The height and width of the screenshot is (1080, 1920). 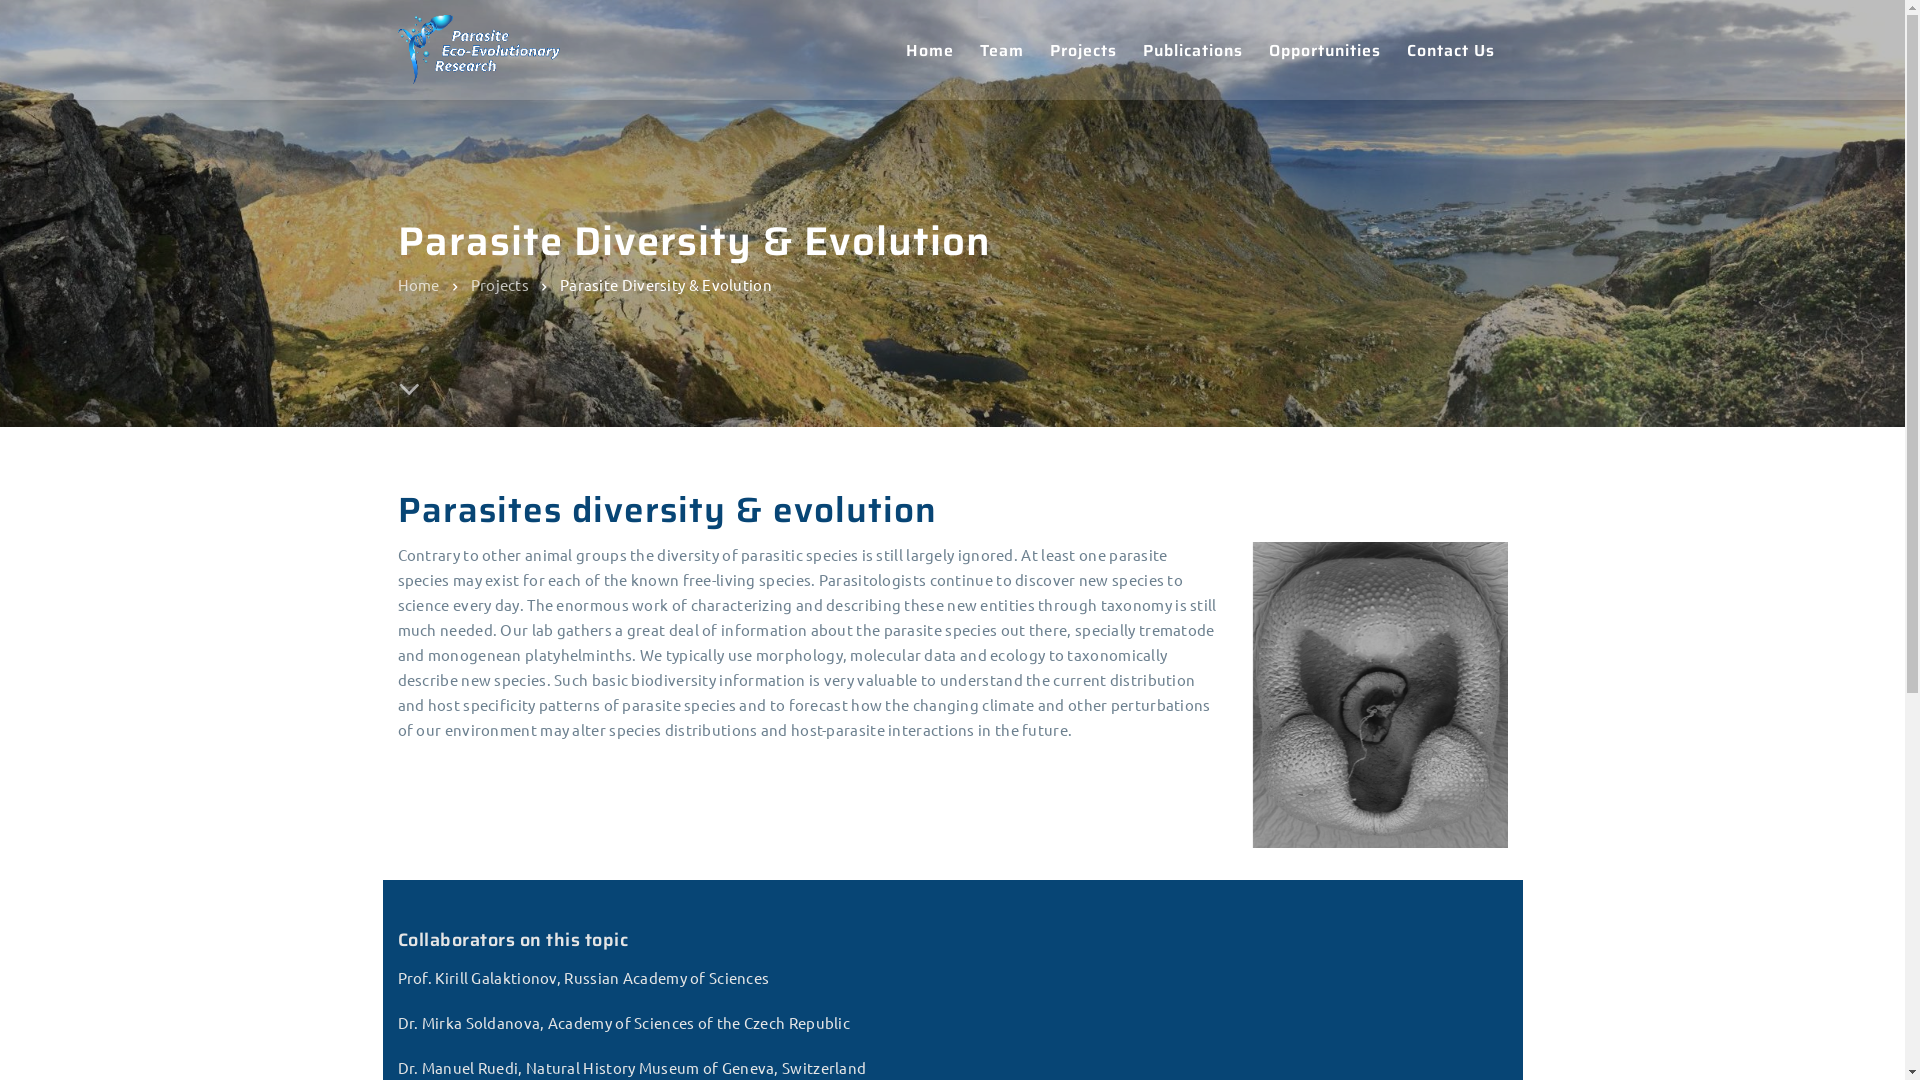 What do you see at coordinates (398, 781) in the screenshot?
I see `'Natural History Museum of Geneva'` at bounding box center [398, 781].